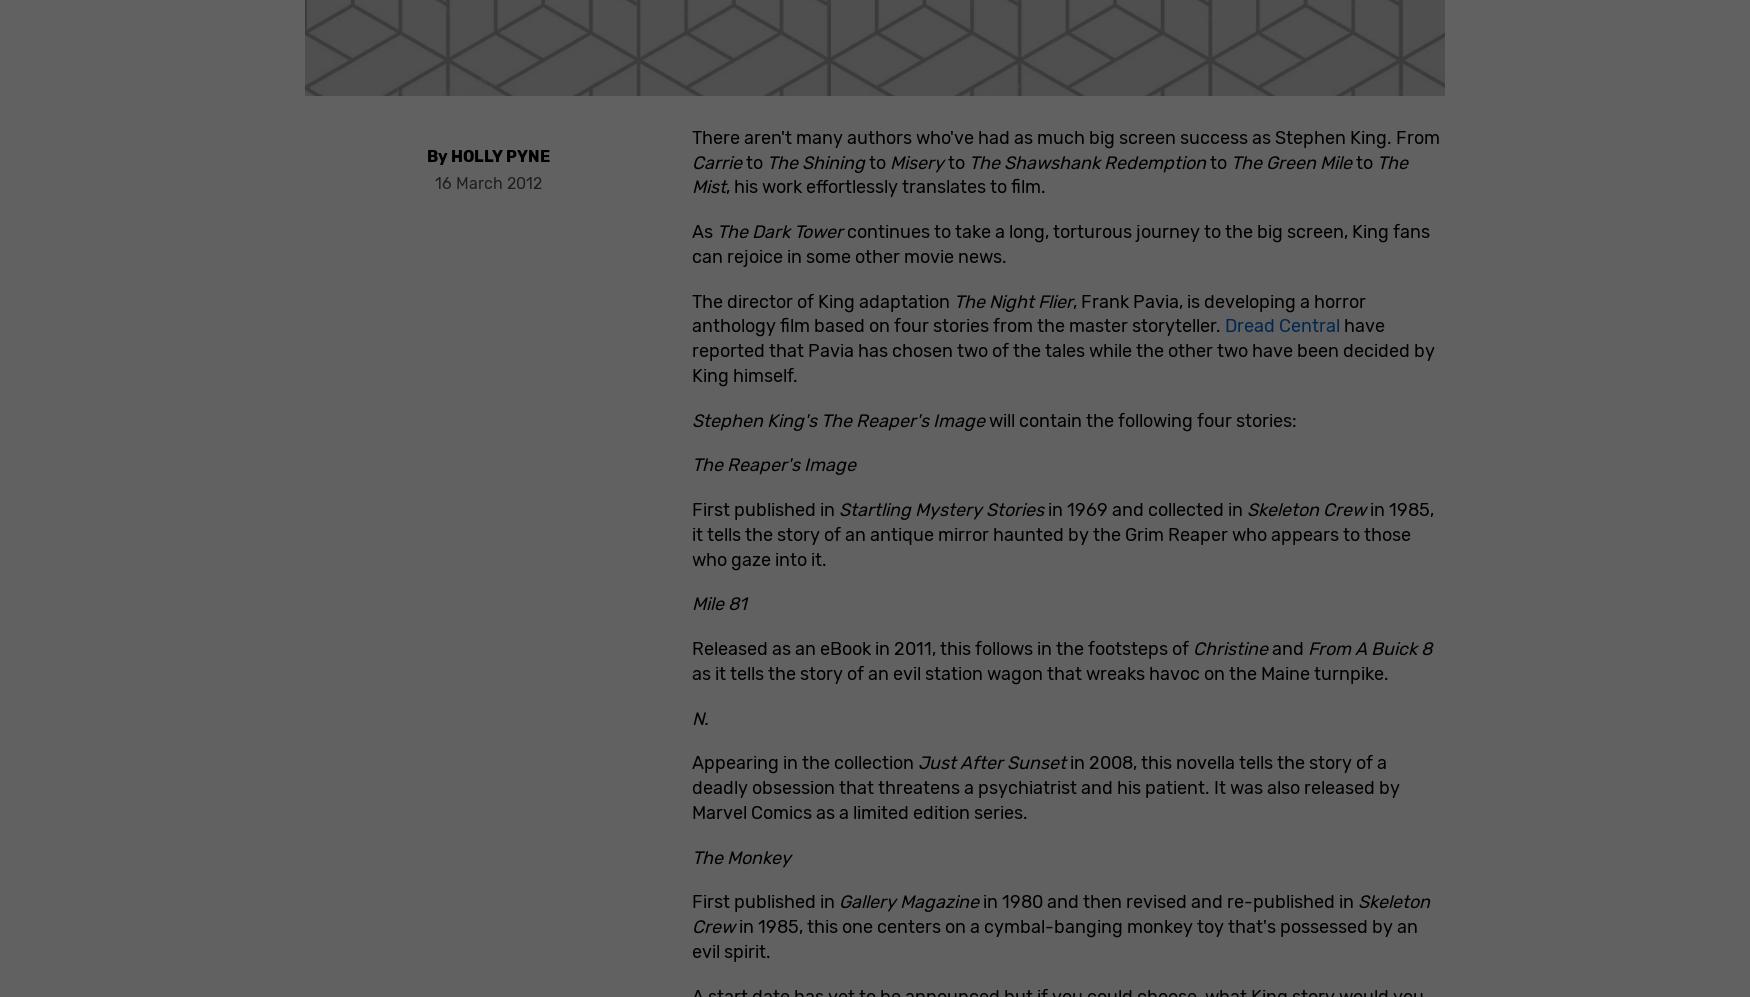 The height and width of the screenshot is (997, 1750). Describe the element at coordinates (837, 419) in the screenshot. I see `'Stephen King's The Reaper's Image'` at that location.